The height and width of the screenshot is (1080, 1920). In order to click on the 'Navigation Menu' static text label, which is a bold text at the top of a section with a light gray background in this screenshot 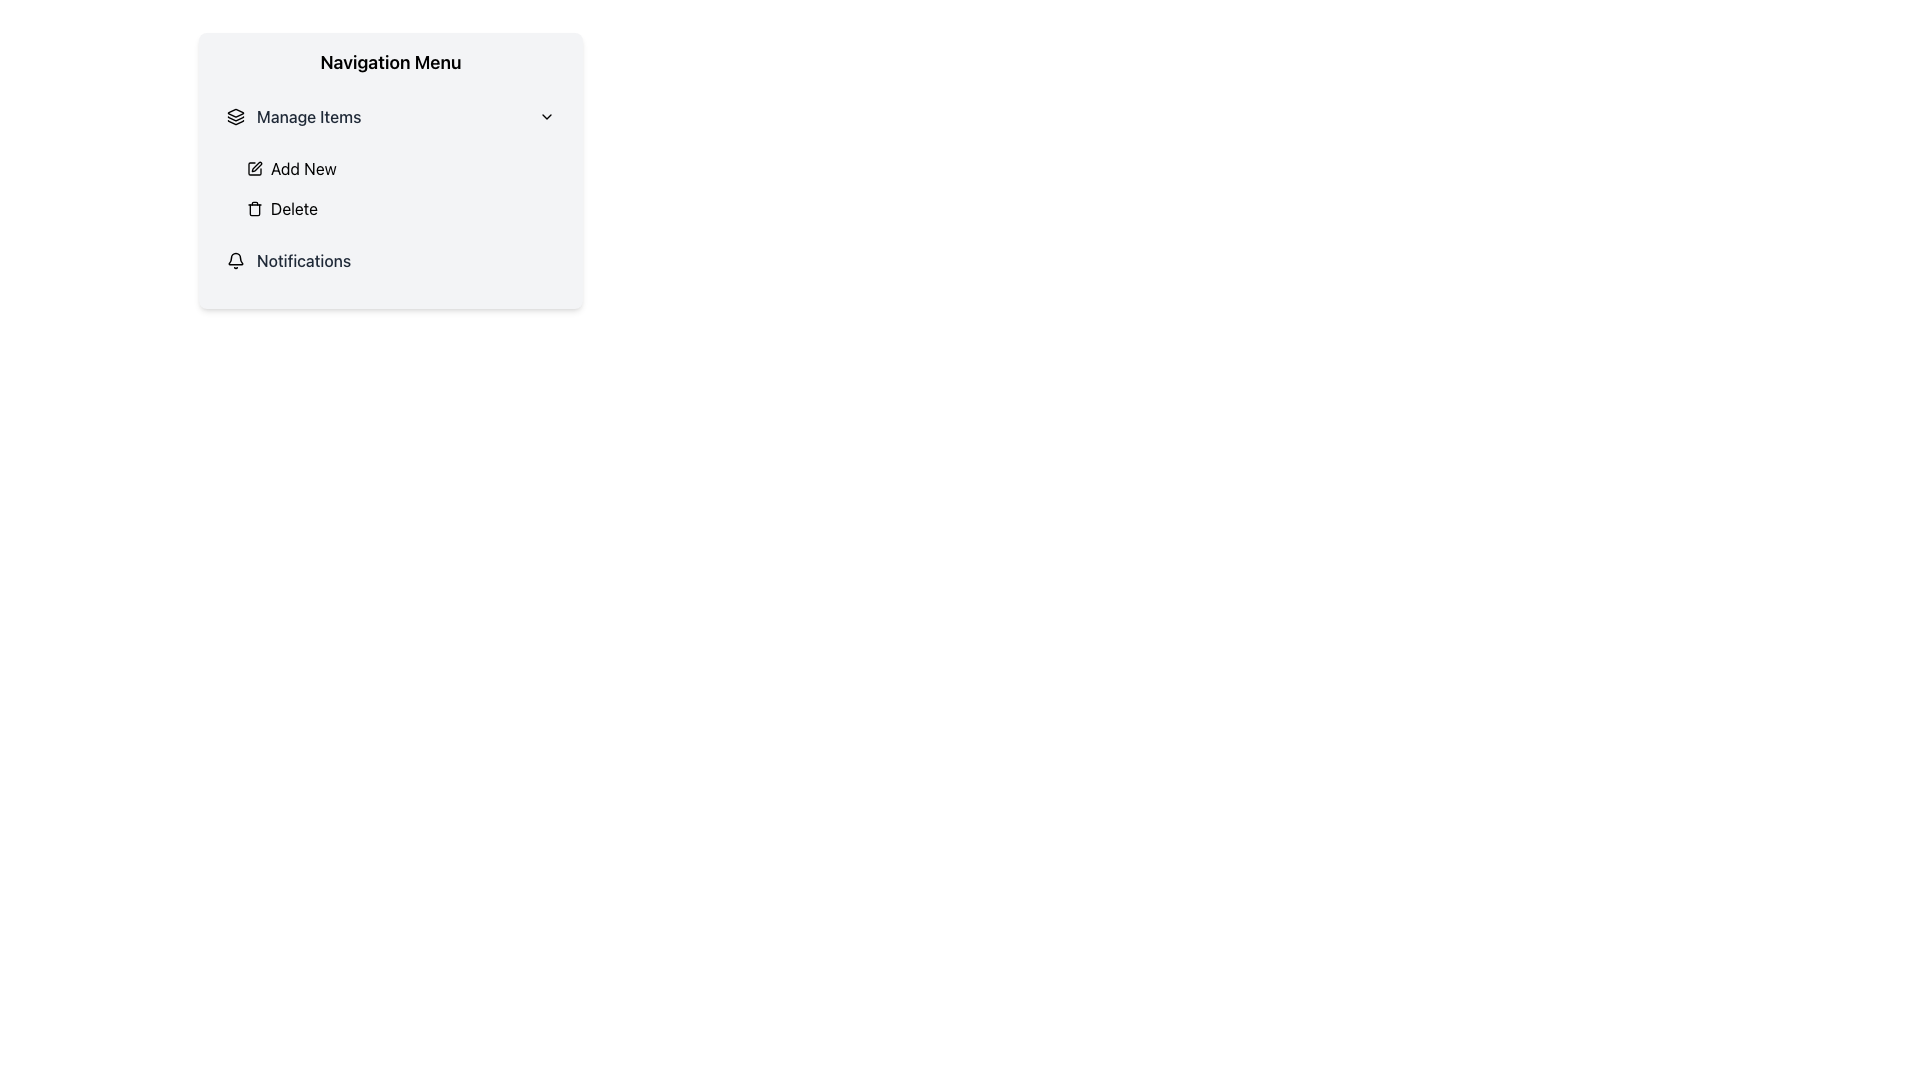, I will do `click(390, 61)`.